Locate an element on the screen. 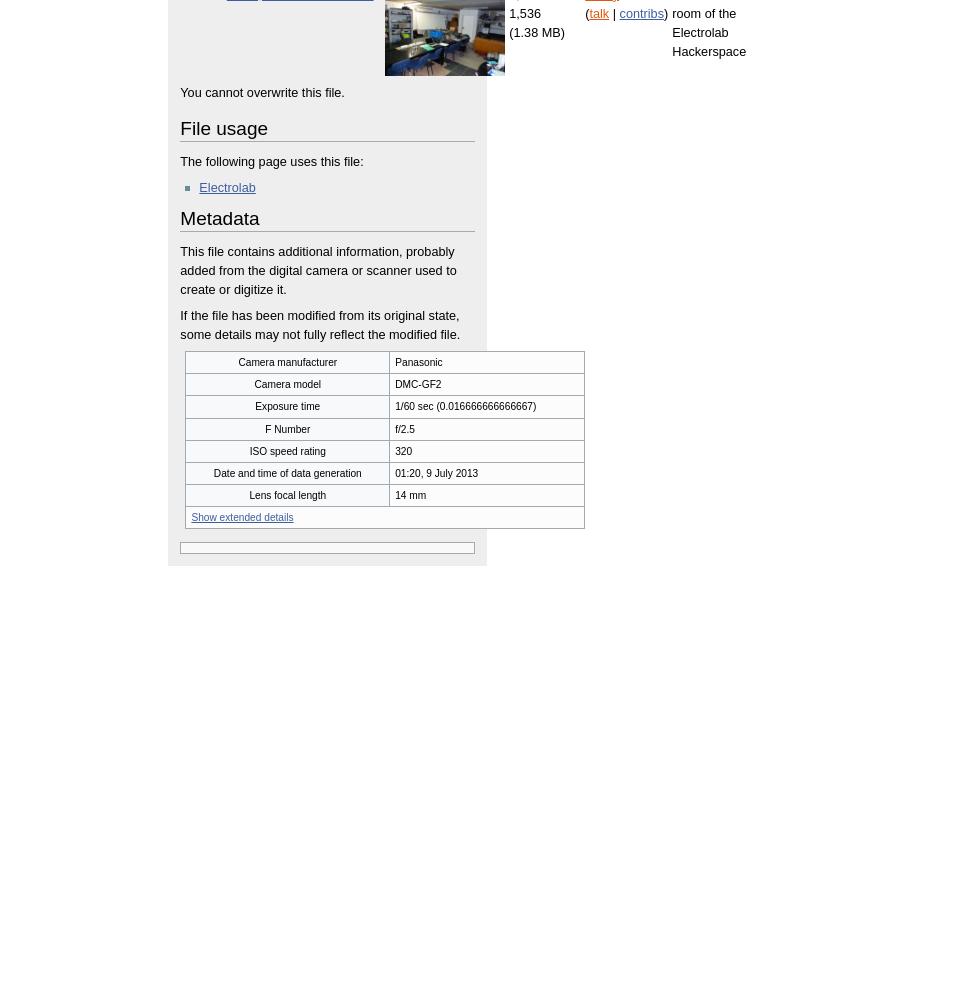 The image size is (980, 1000). 'Panasonic' is located at coordinates (418, 361).